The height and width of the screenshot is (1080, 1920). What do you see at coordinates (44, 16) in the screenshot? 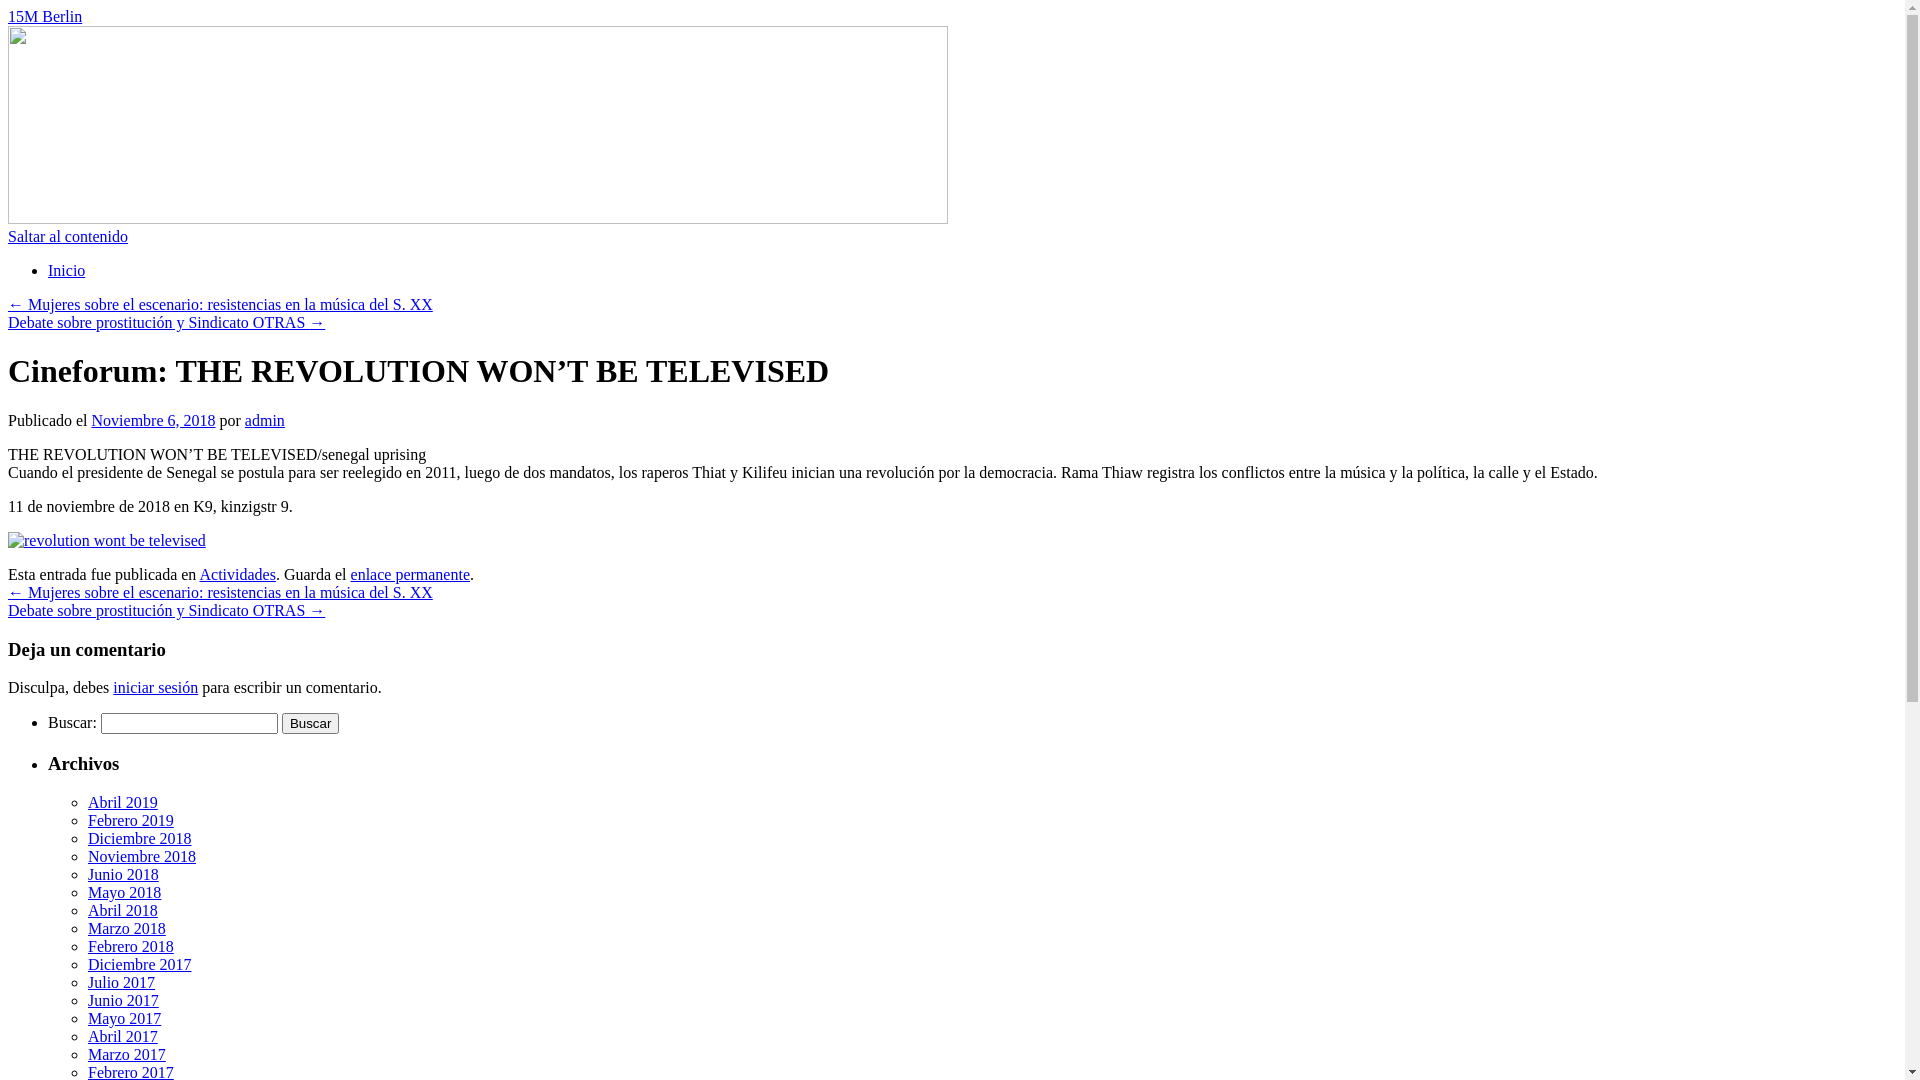
I see `'15M Berlin'` at bounding box center [44, 16].